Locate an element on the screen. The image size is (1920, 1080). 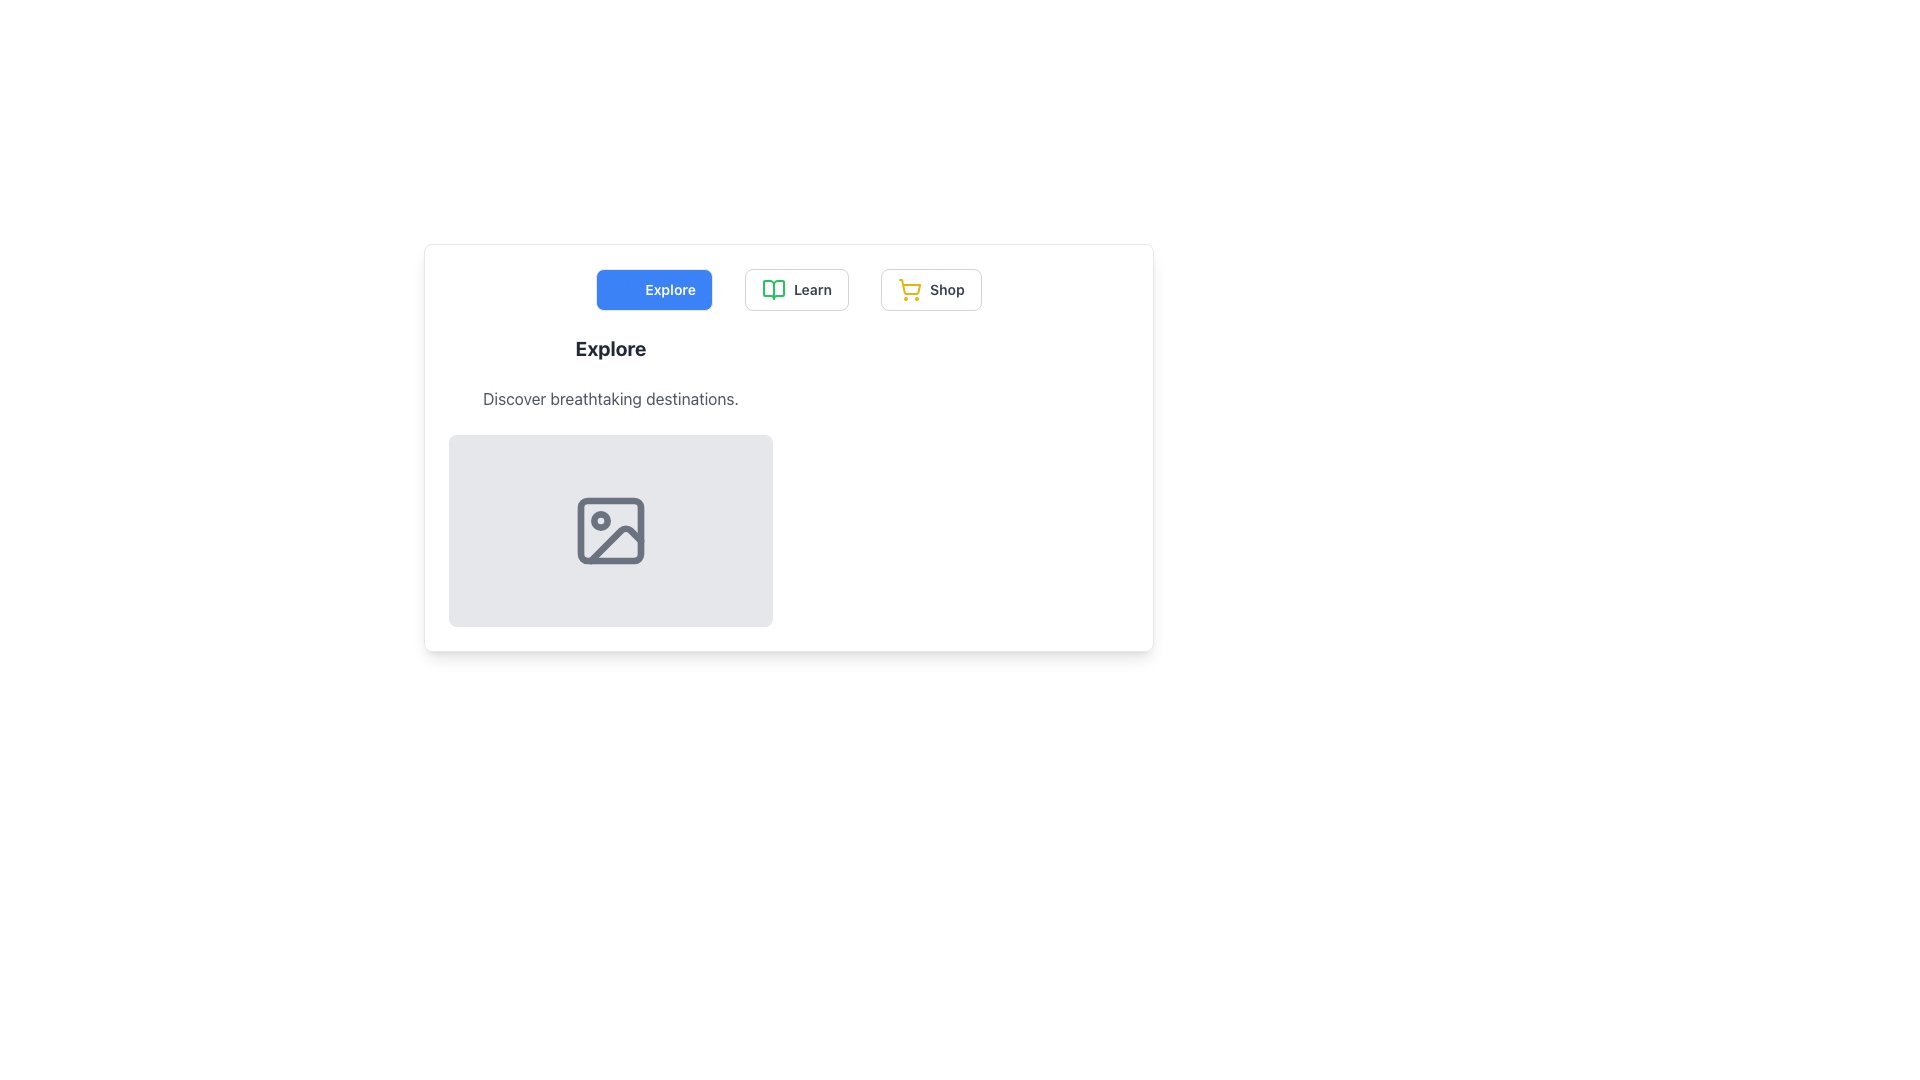
the Image Placeholder, which is a rectangular element with a light gray background and a centered image icon, positioned below the text 'Explore' and 'Discover breathtaking destinations.' is located at coordinates (609, 530).